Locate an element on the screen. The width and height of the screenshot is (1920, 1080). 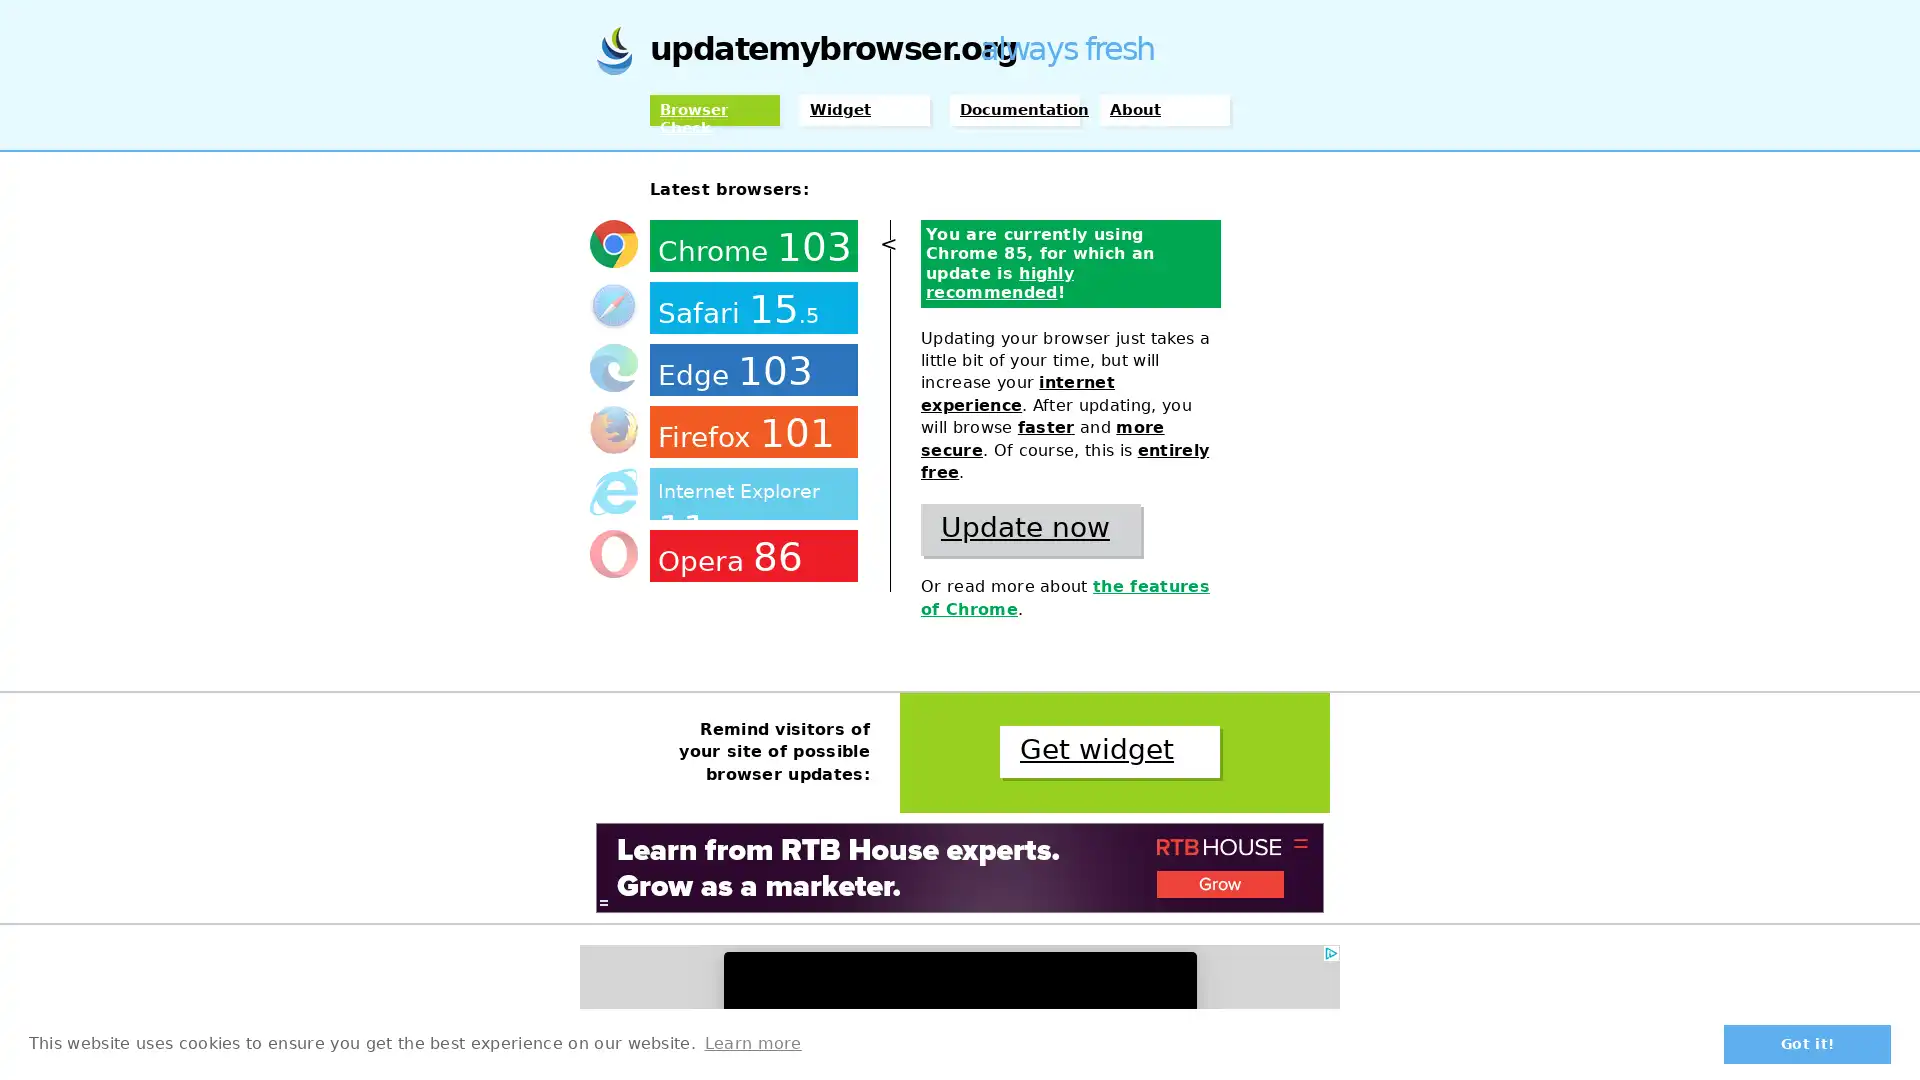
dismiss cookie message is located at coordinates (1807, 1043).